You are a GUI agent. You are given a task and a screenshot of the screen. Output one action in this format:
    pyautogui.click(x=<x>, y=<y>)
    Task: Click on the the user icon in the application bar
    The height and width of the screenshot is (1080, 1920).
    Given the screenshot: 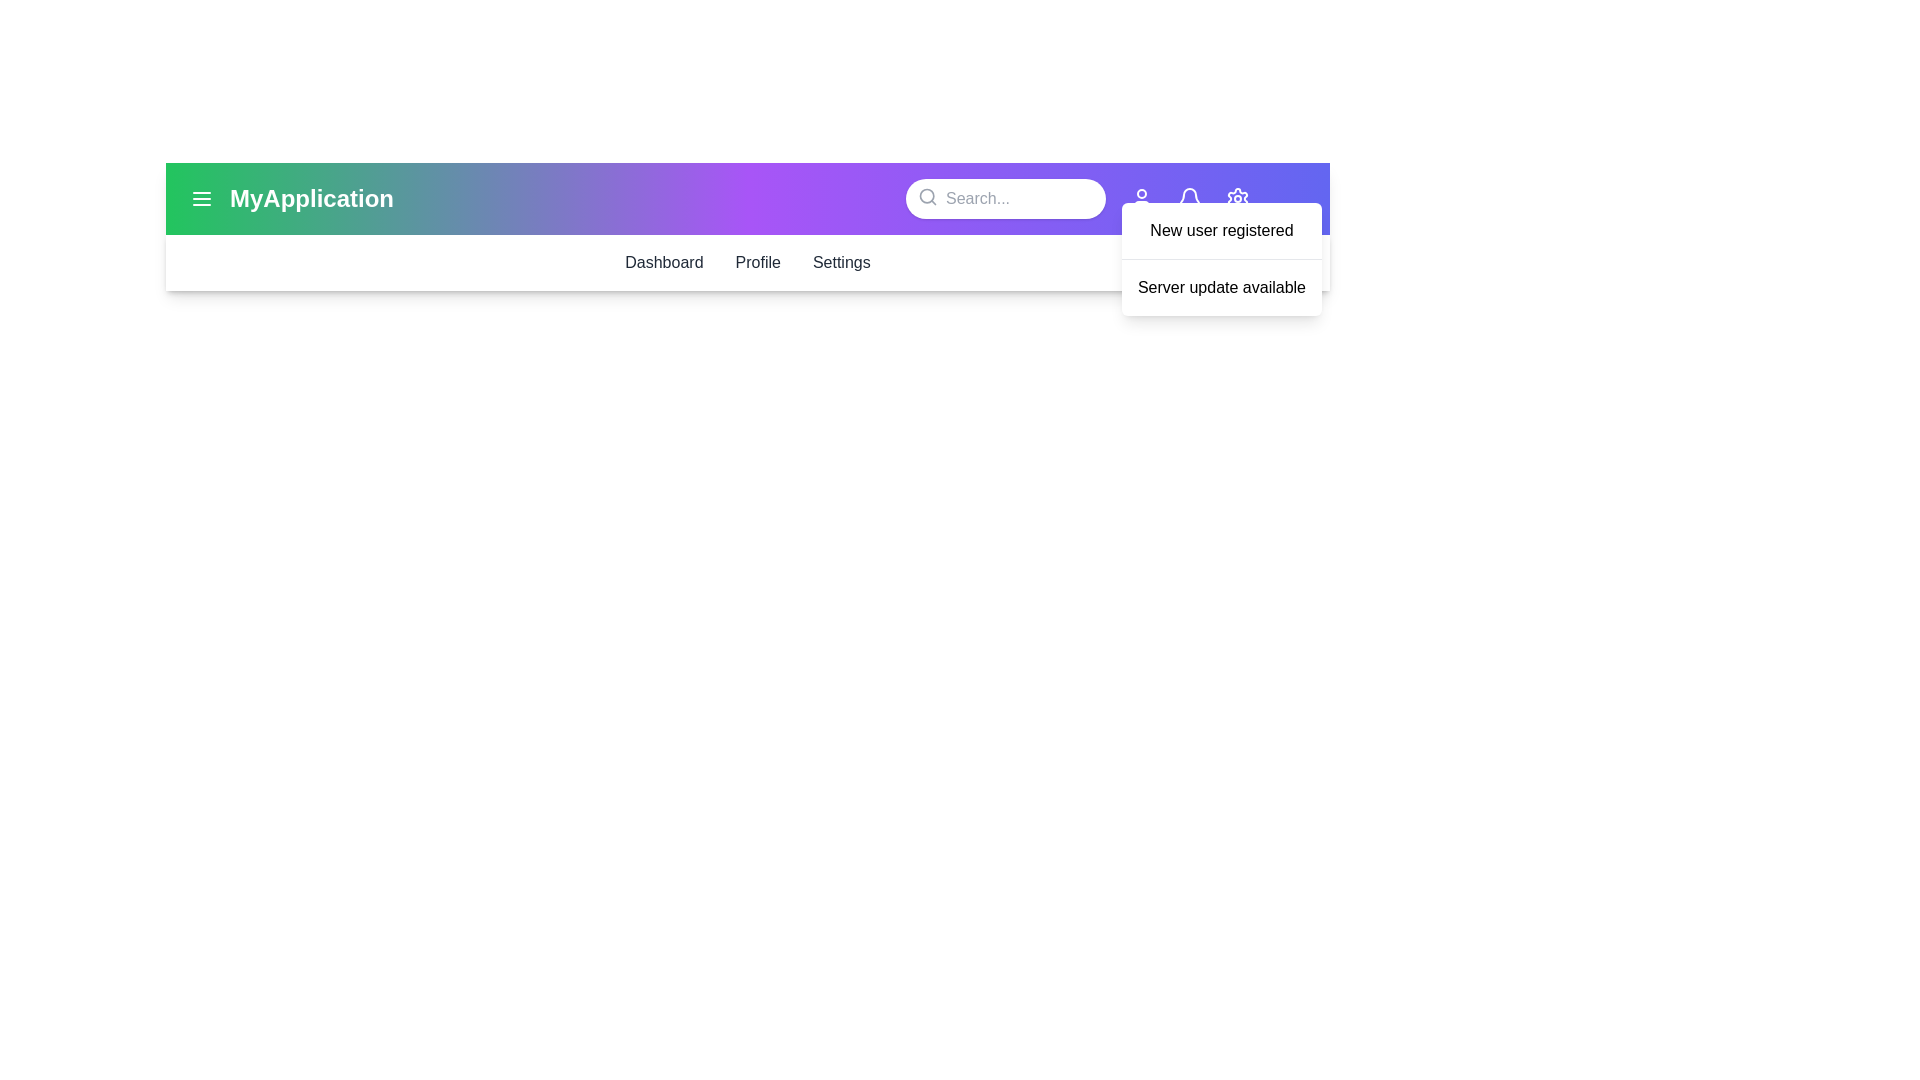 What is the action you would take?
    pyautogui.click(x=1142, y=199)
    